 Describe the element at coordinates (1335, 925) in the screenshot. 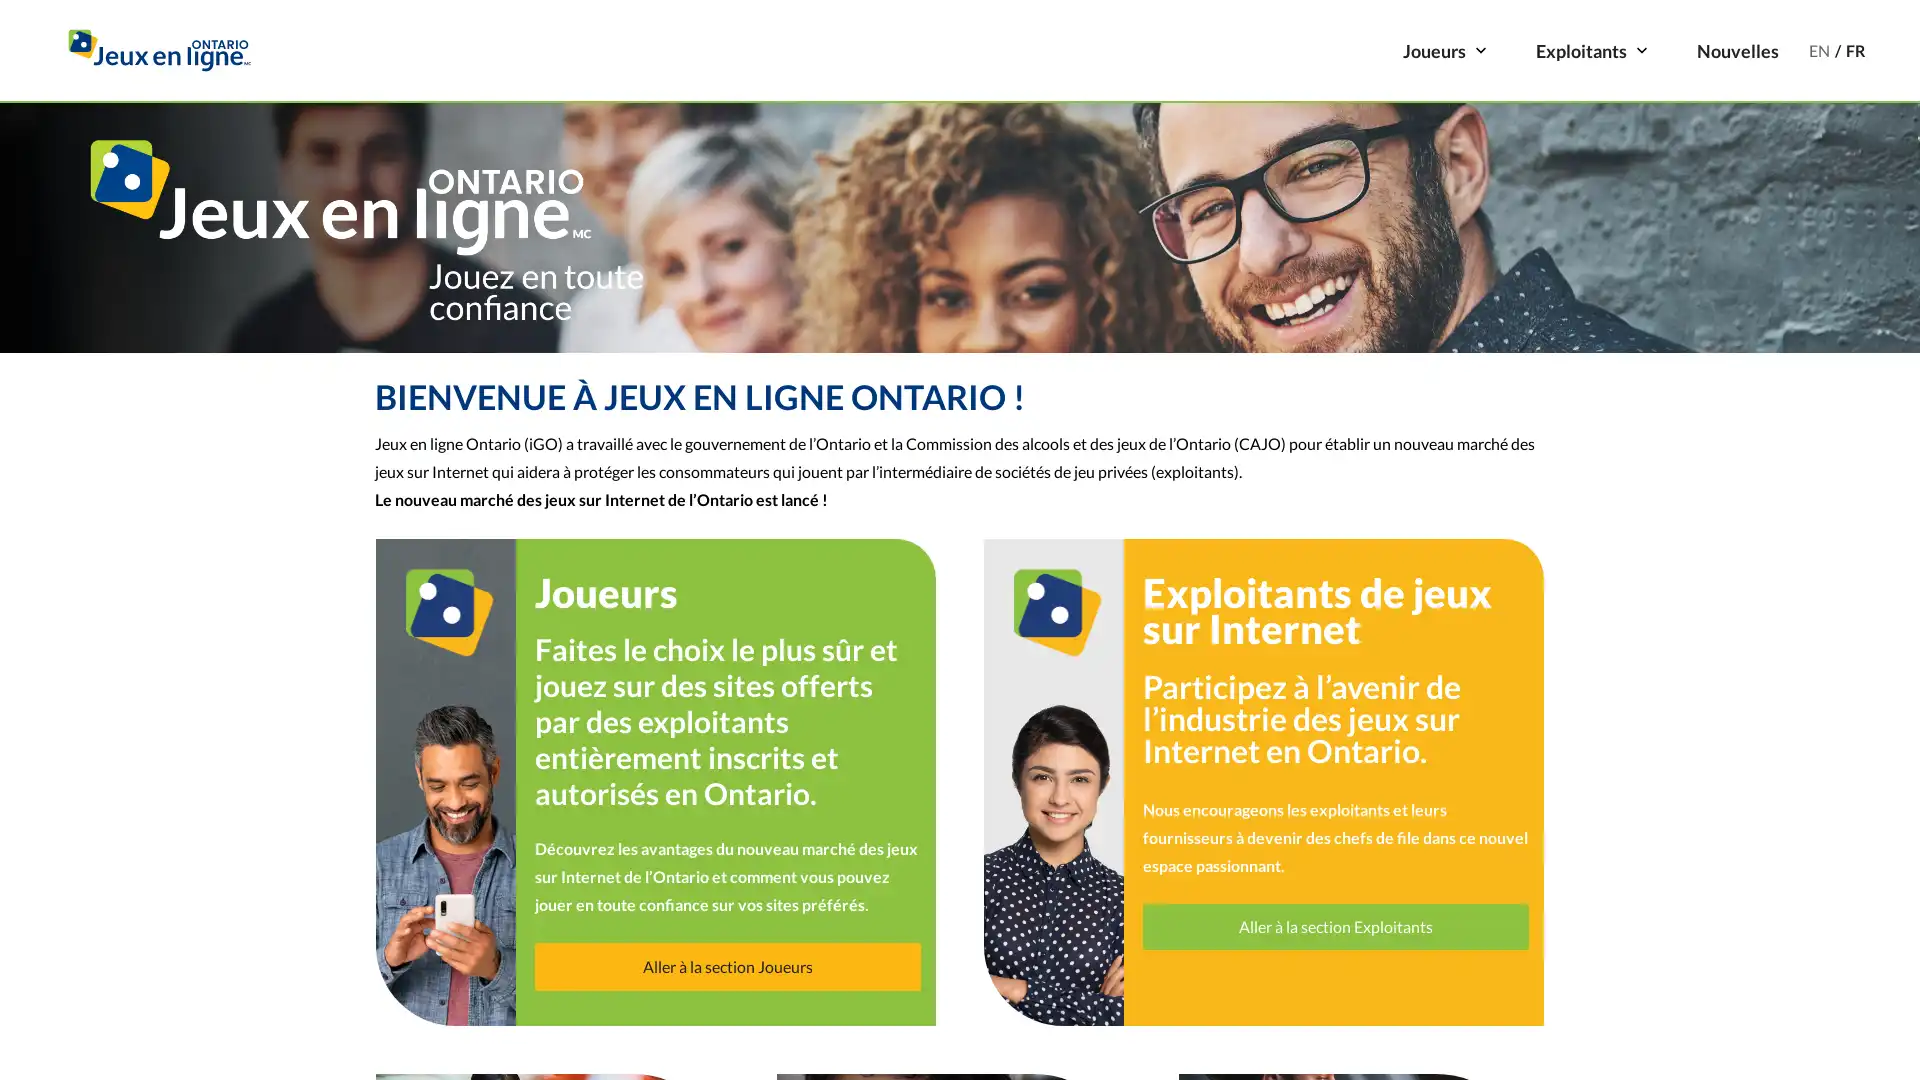

I see `Aller a la section Exploitants` at that location.